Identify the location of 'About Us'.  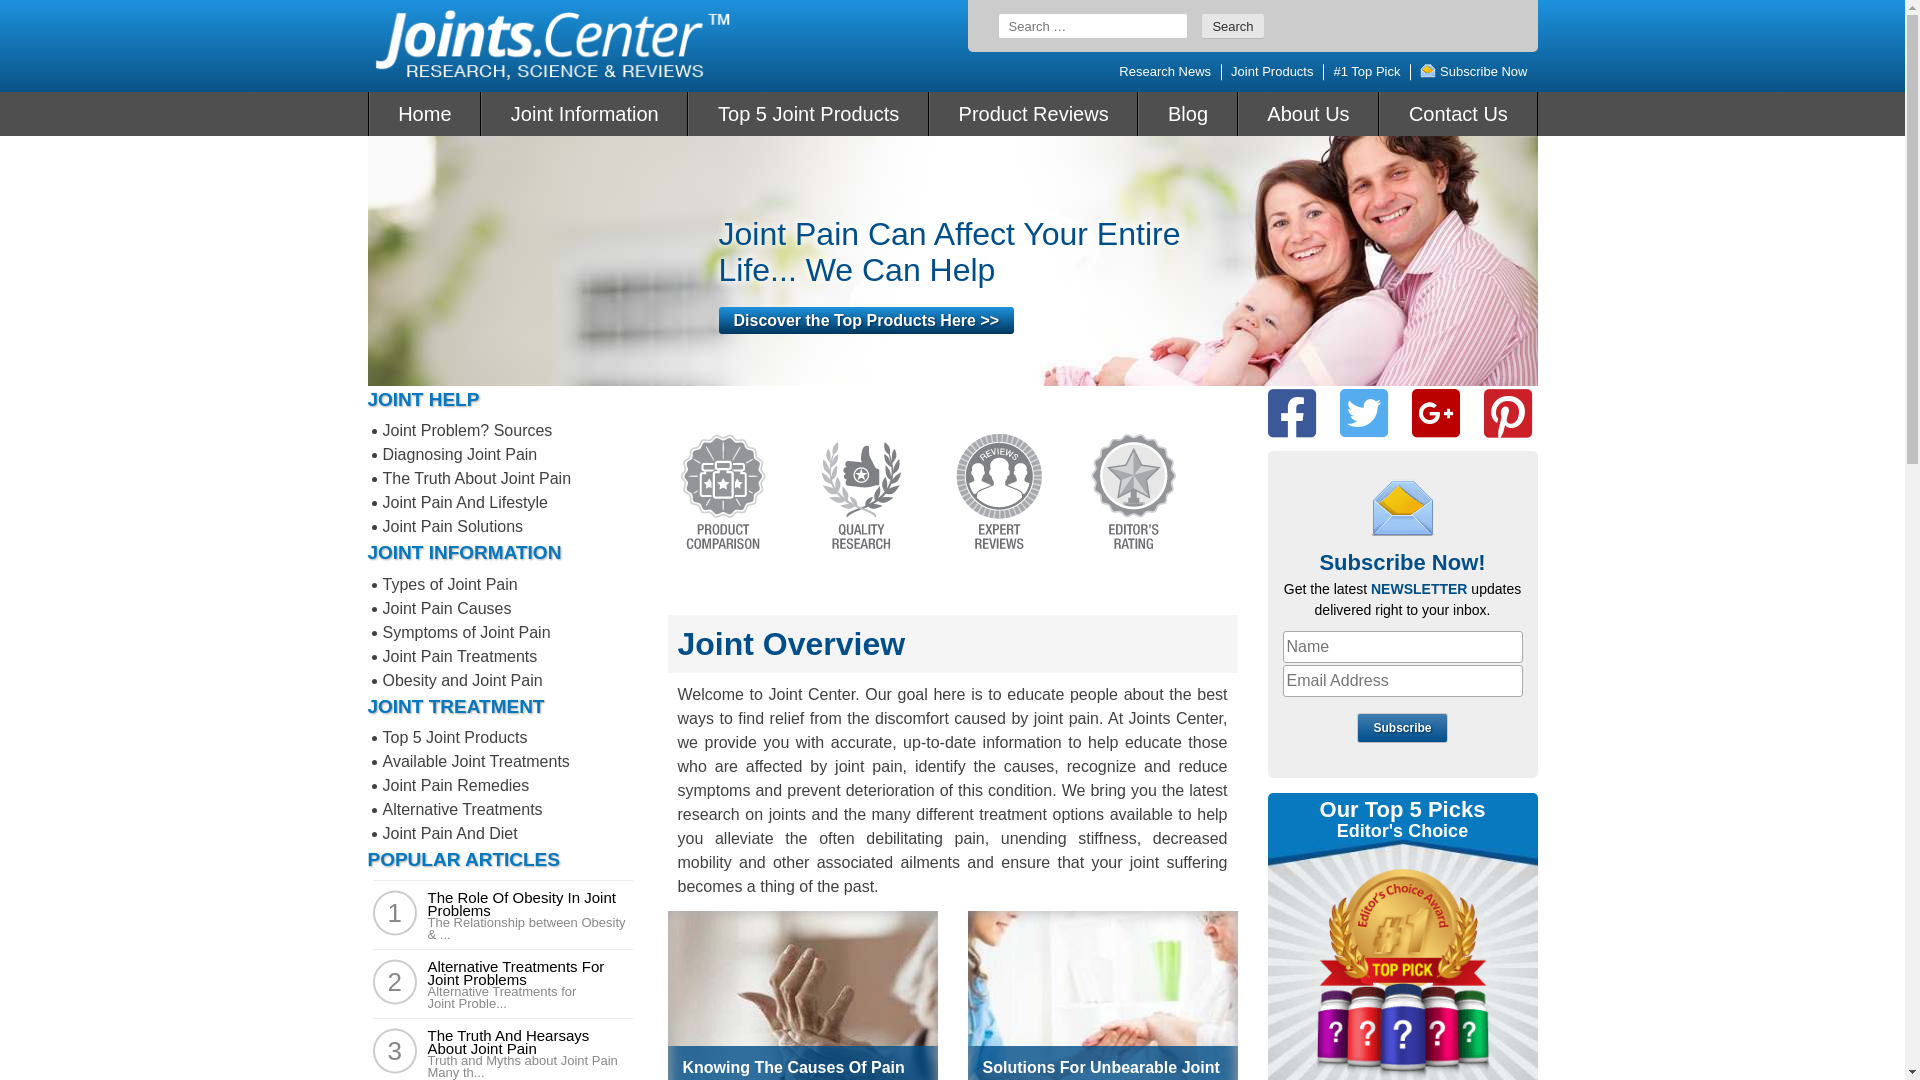
(1309, 114).